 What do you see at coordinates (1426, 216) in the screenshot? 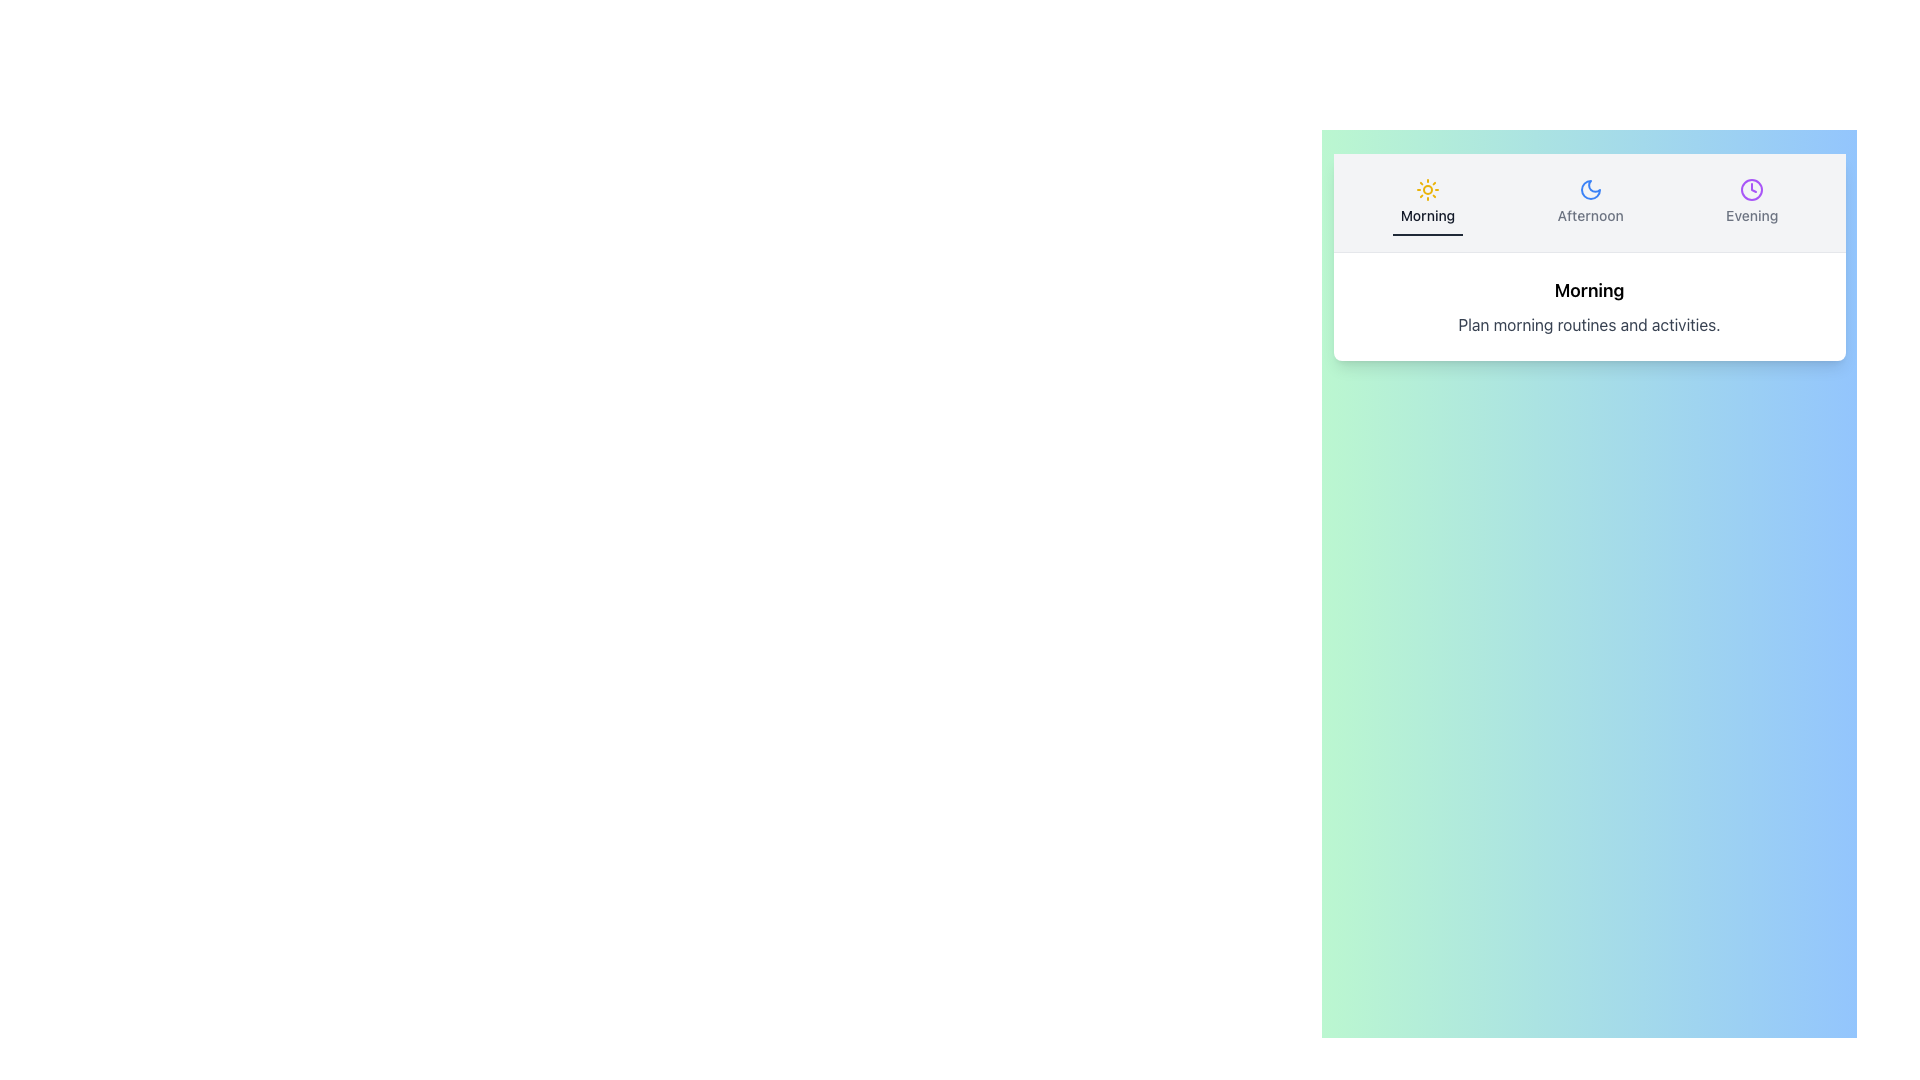
I see `text displayed on the 'Morning' text label, which is located beneath a sun icon in the upper left section of the interface` at bounding box center [1426, 216].